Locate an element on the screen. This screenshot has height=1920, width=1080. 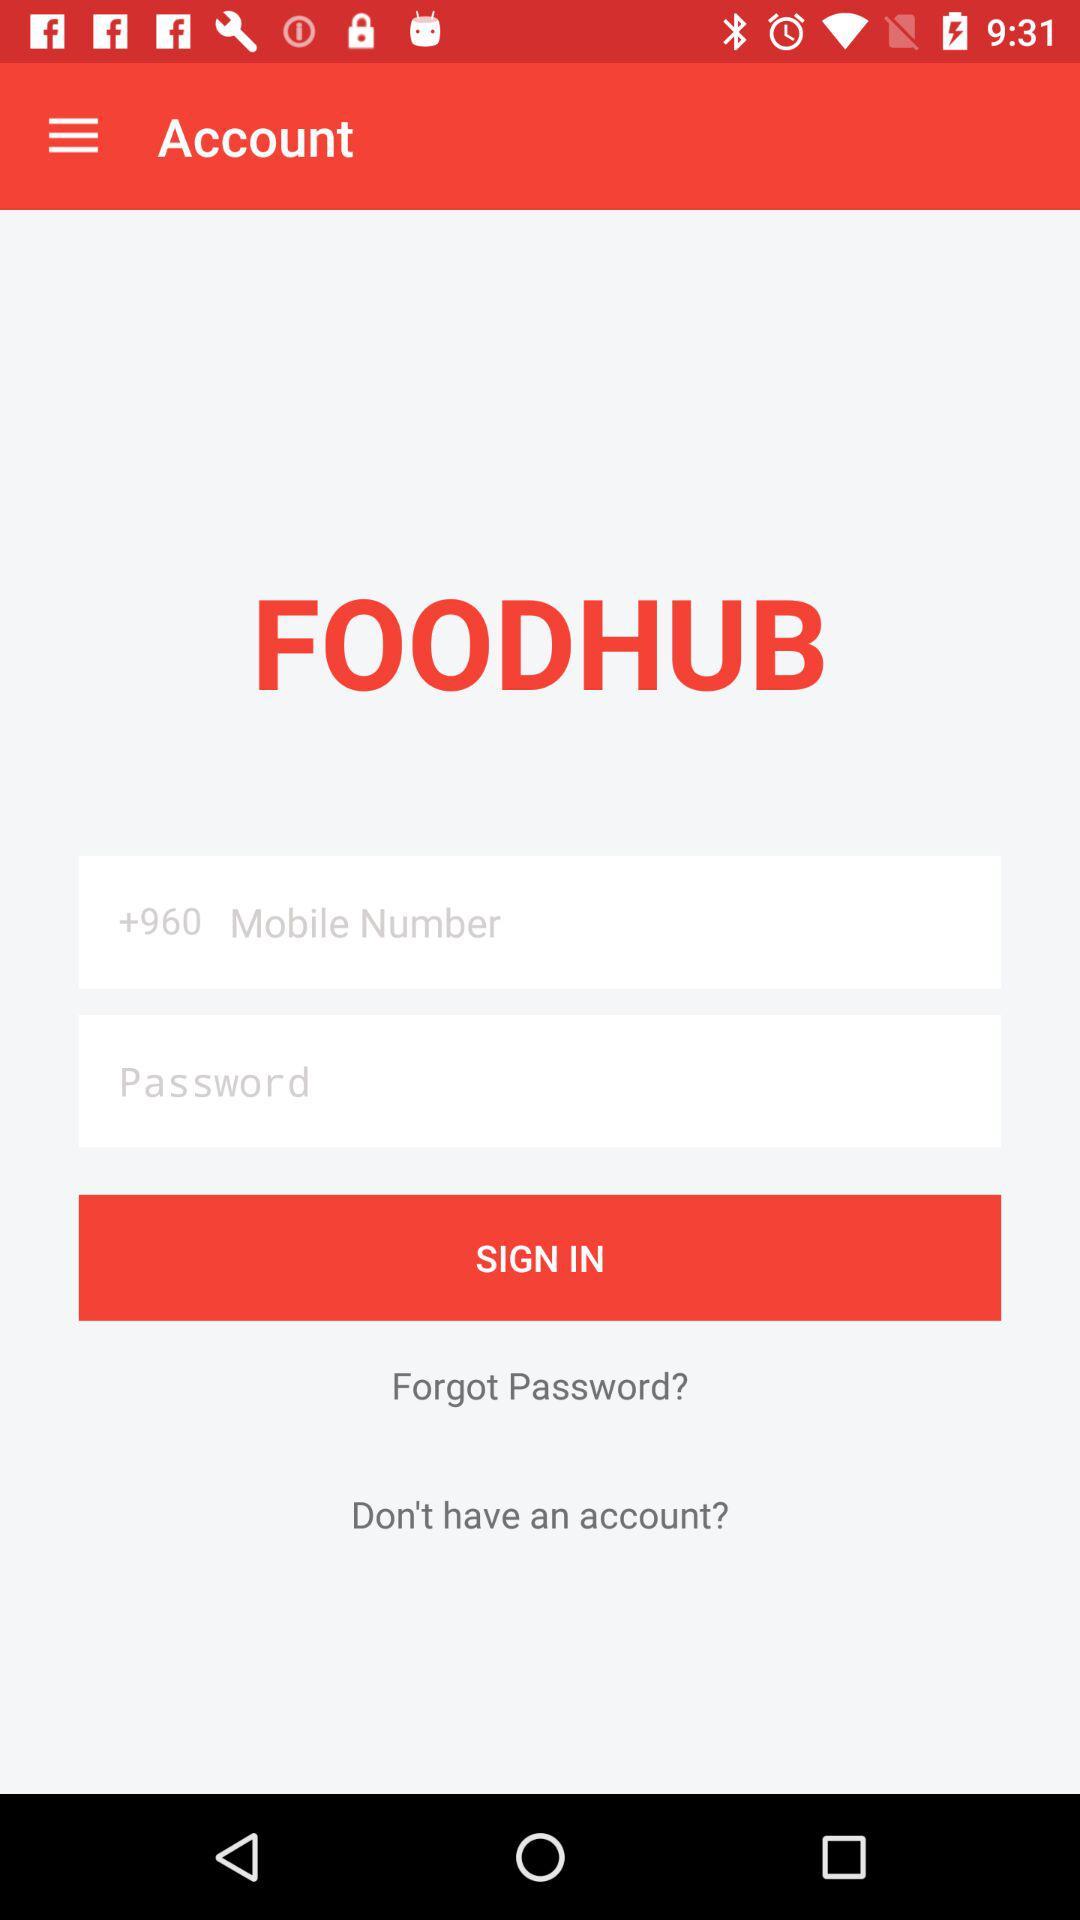
cell number is located at coordinates (607, 921).